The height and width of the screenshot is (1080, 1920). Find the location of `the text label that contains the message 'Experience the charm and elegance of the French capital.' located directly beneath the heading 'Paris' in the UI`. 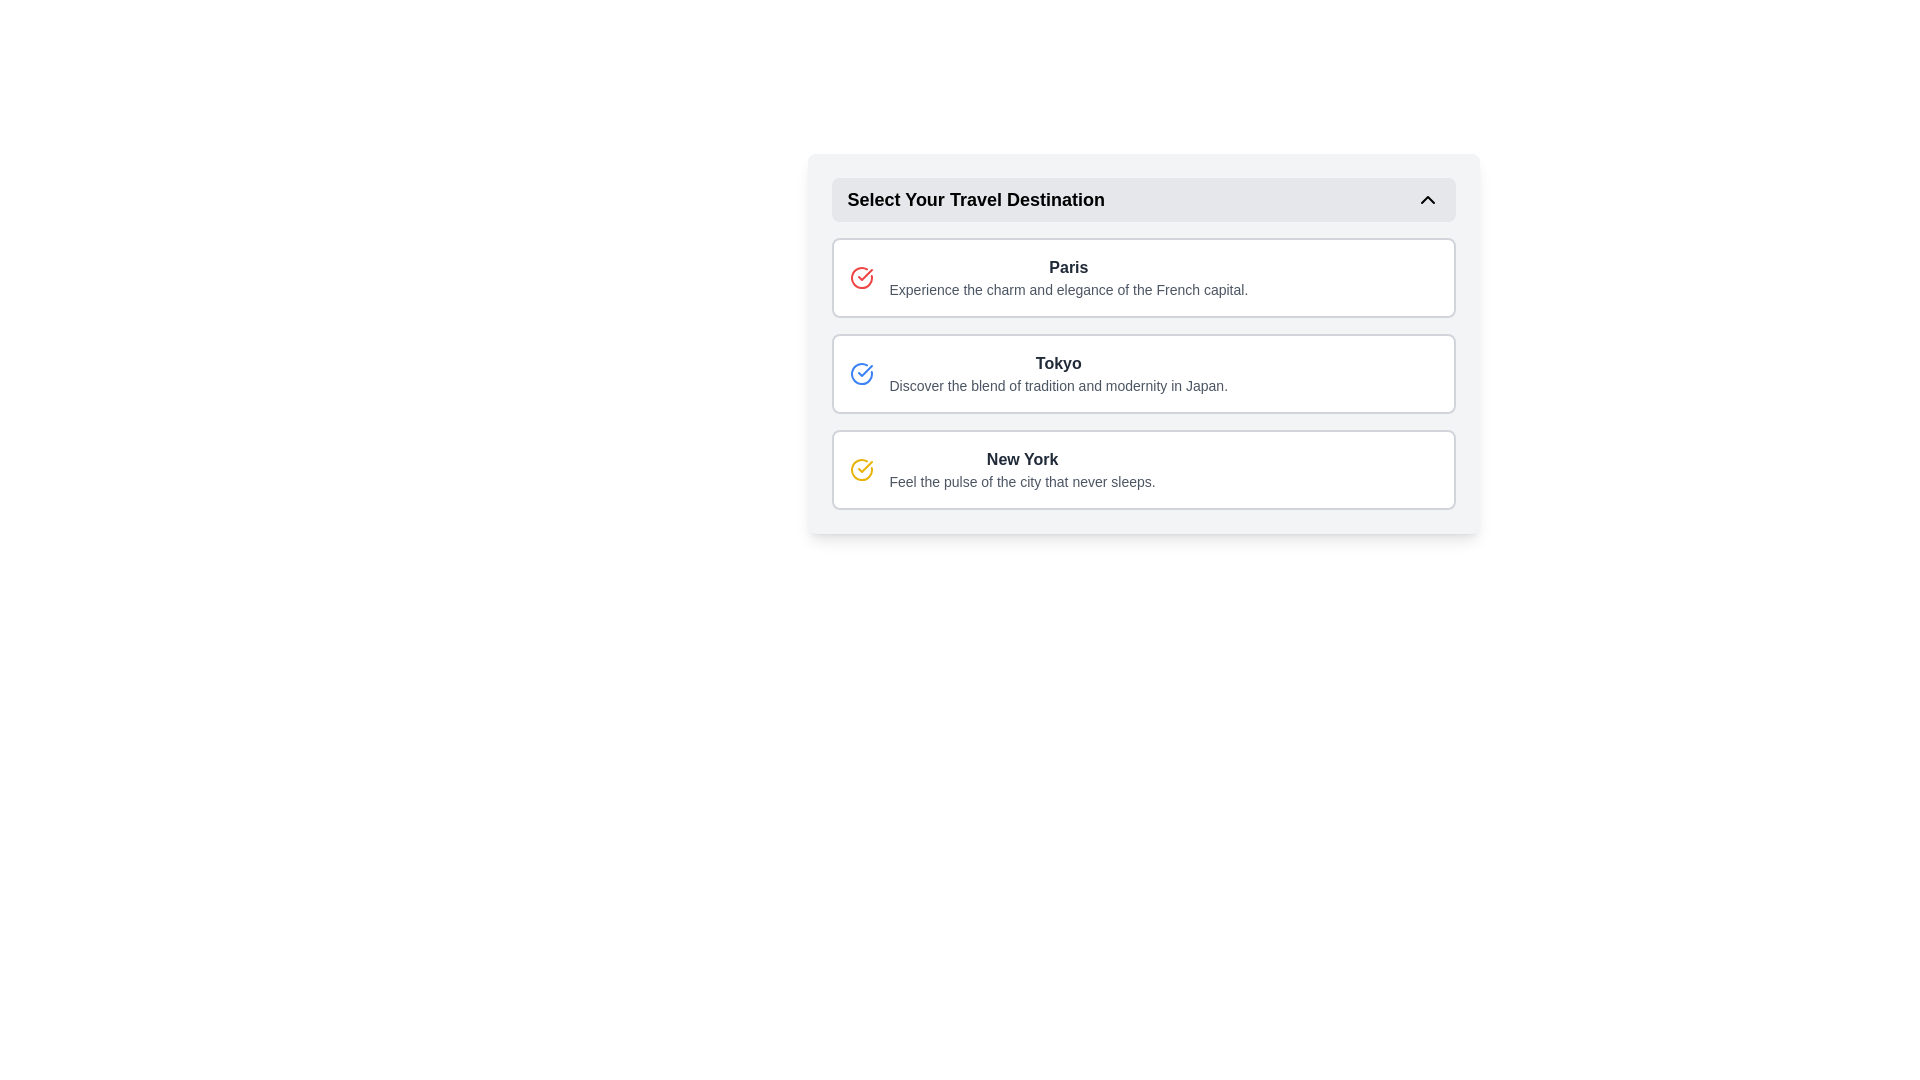

the text label that contains the message 'Experience the charm and elegance of the French capital.' located directly beneath the heading 'Paris' in the UI is located at coordinates (1067, 289).